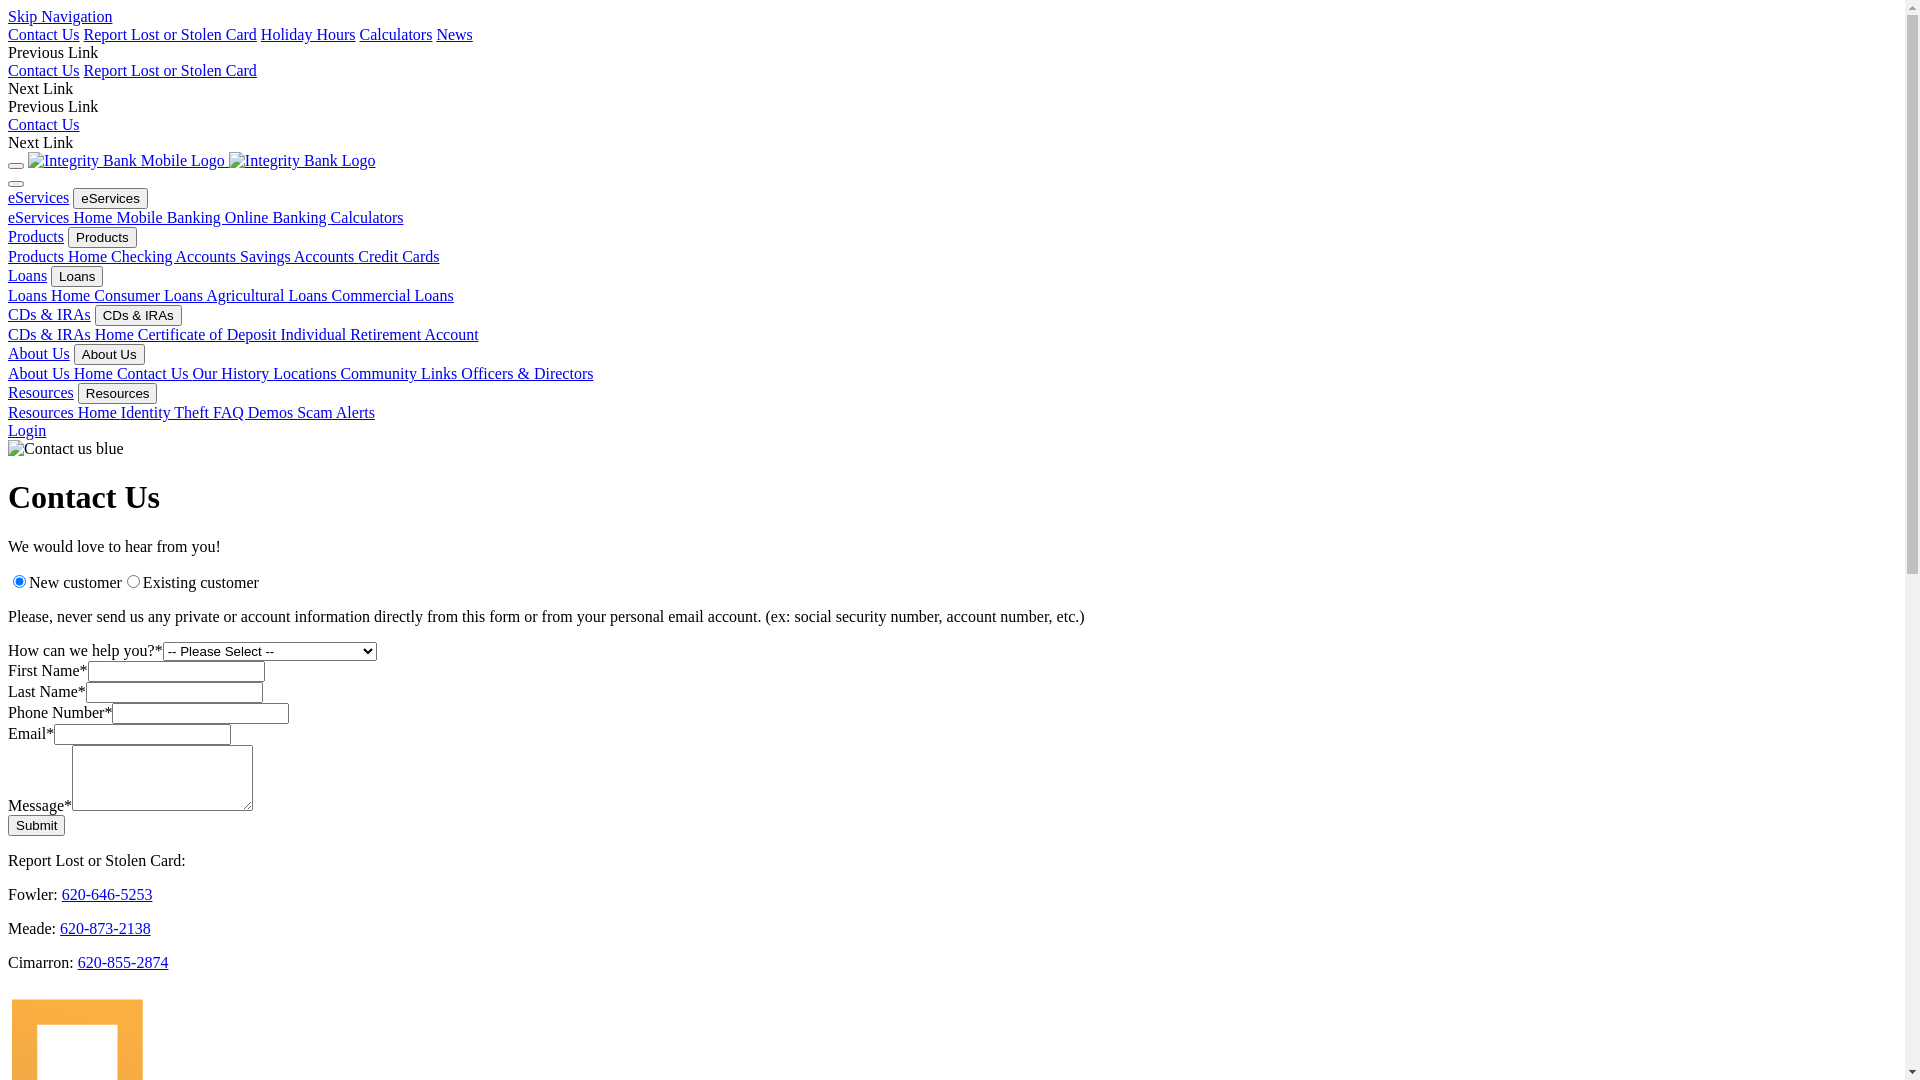  What do you see at coordinates (27, 429) in the screenshot?
I see `'Login'` at bounding box center [27, 429].